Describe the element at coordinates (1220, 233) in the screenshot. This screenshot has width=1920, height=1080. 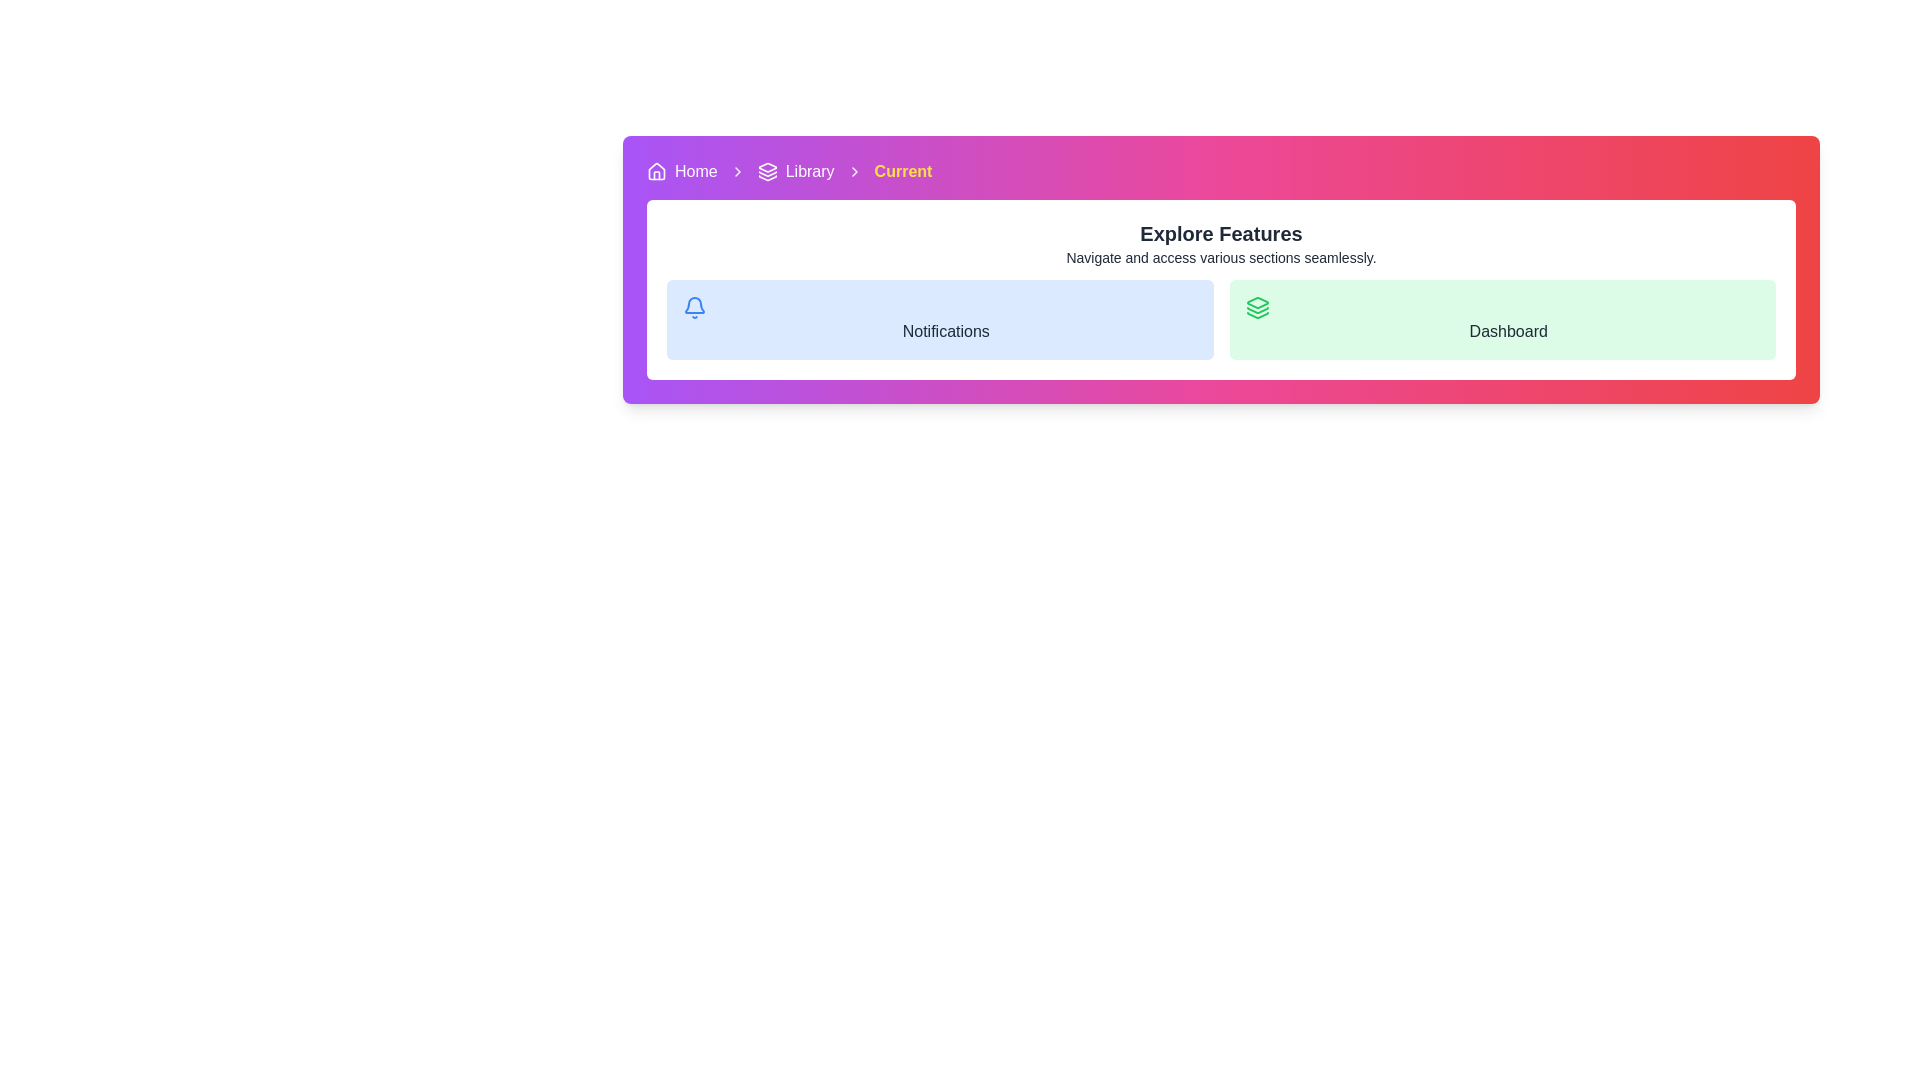
I see `the bold text that says 'Explore Features' located at the top center of the card layout` at that location.